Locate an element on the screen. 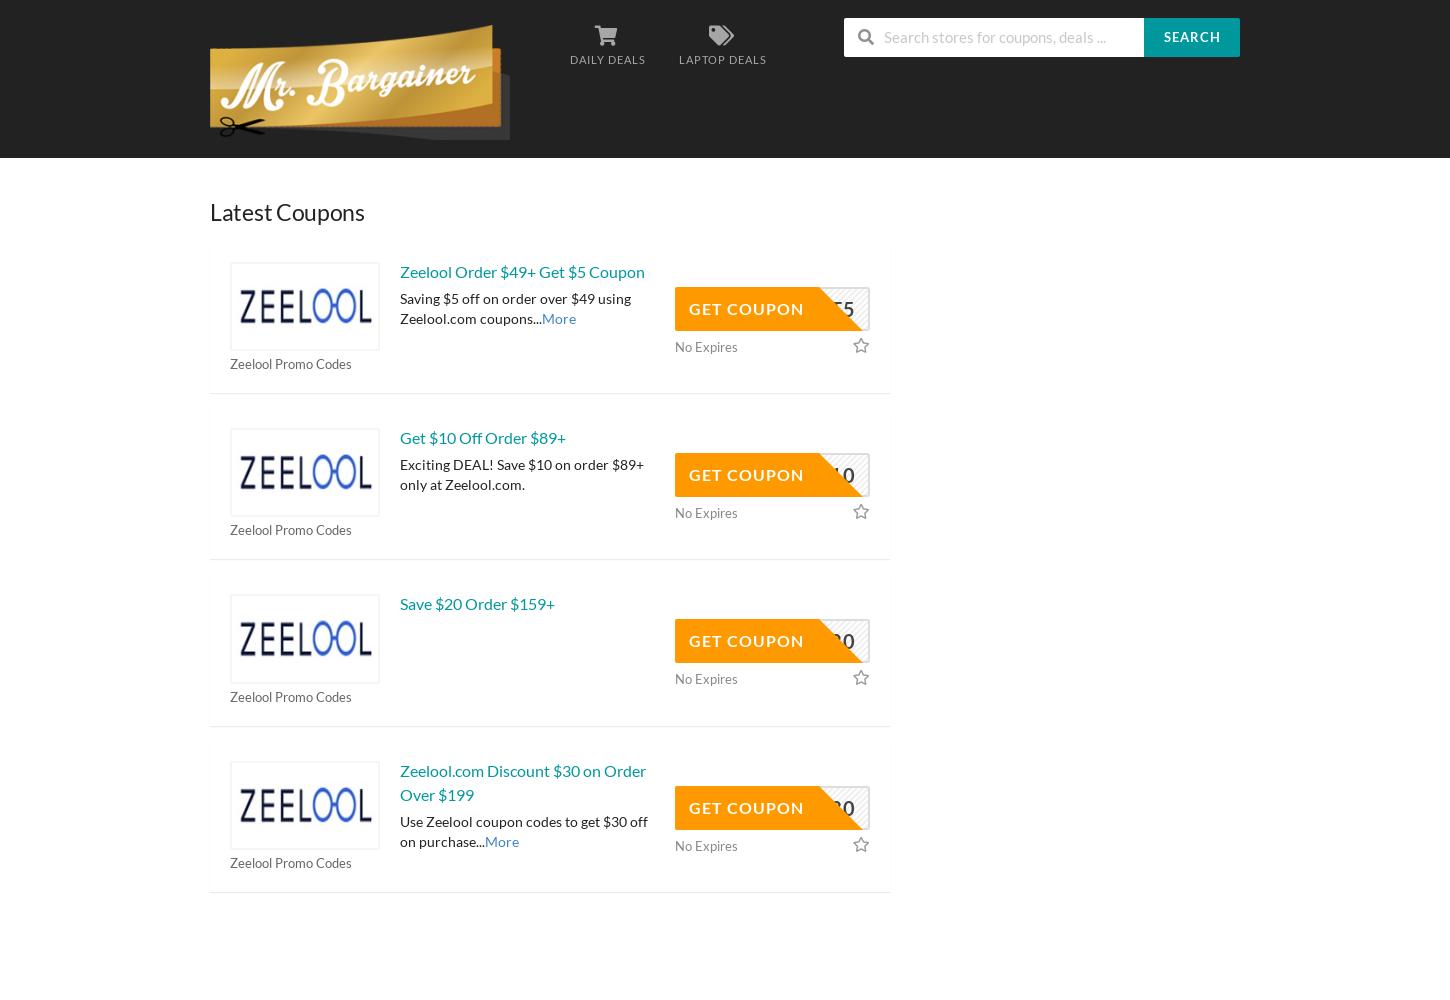  'Search' is located at coordinates (1162, 36).